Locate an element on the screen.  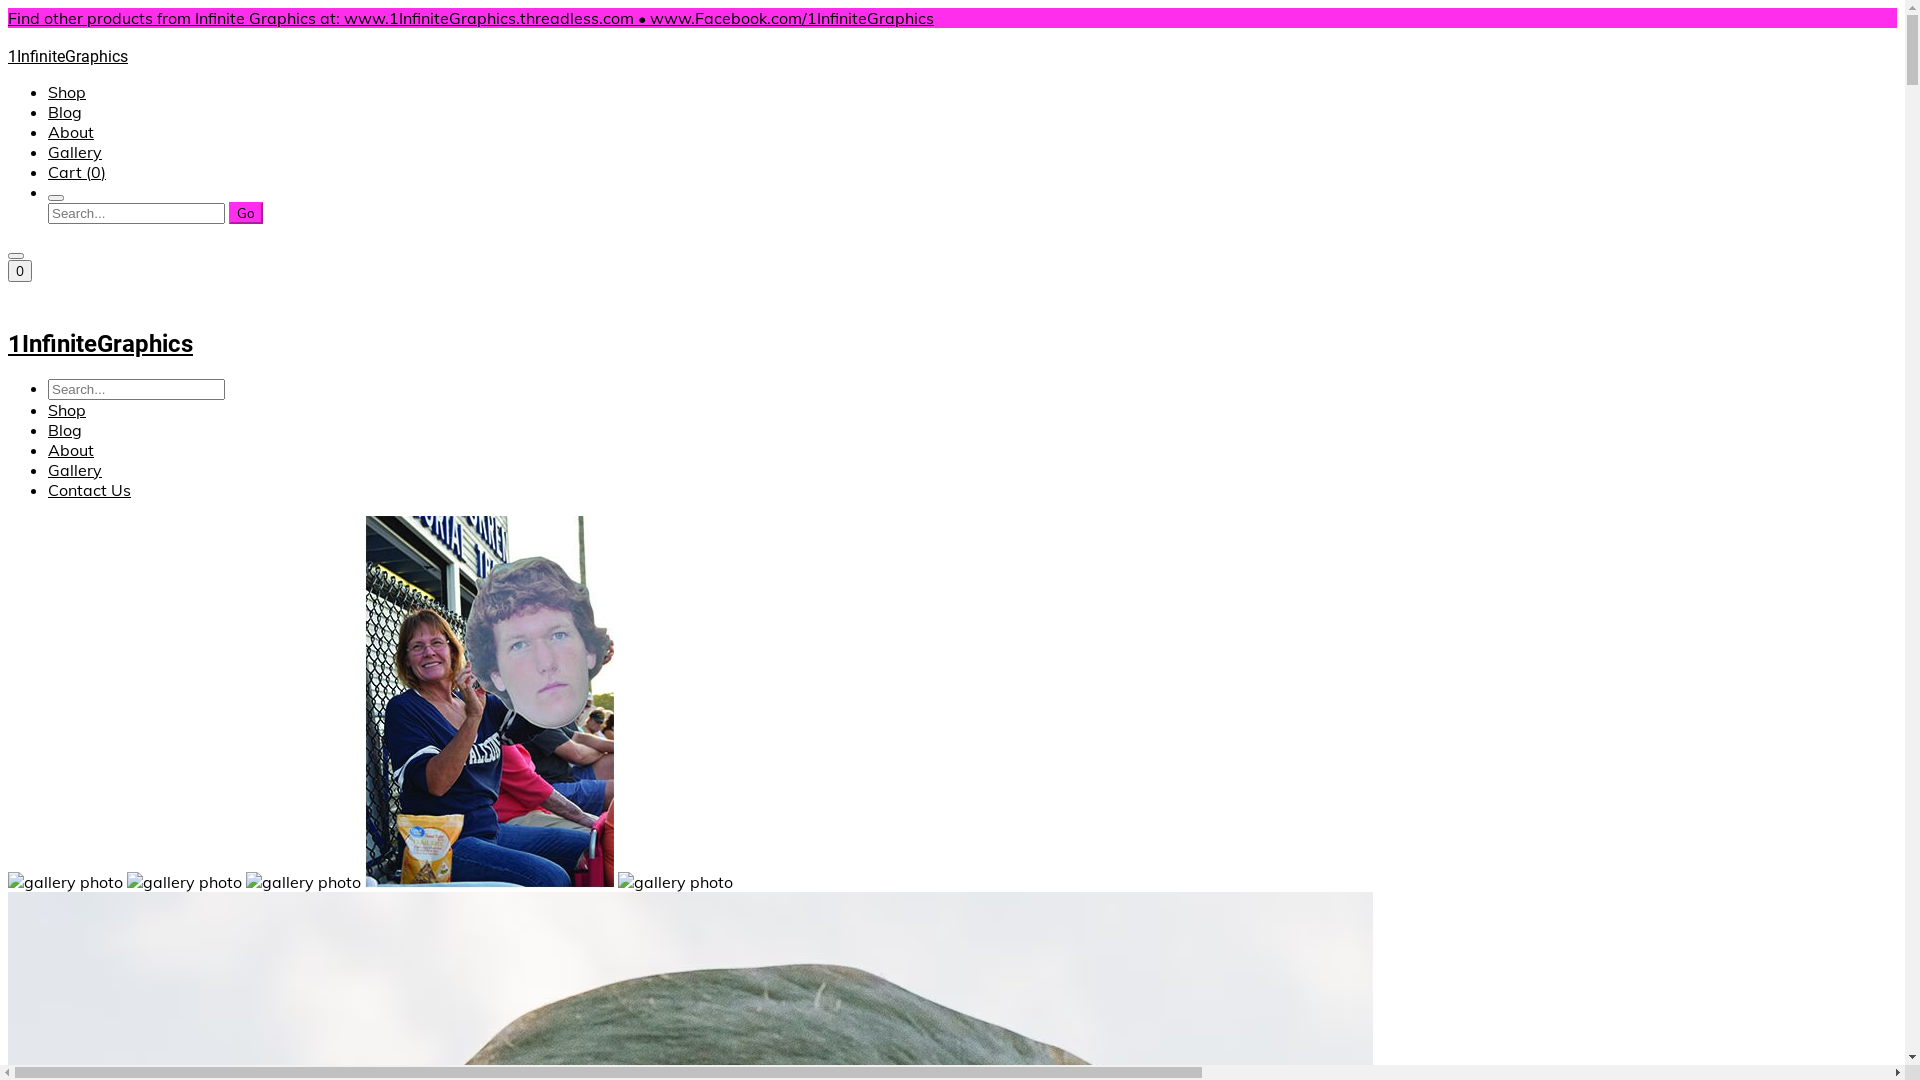
'Contact Us' is located at coordinates (88, 489).